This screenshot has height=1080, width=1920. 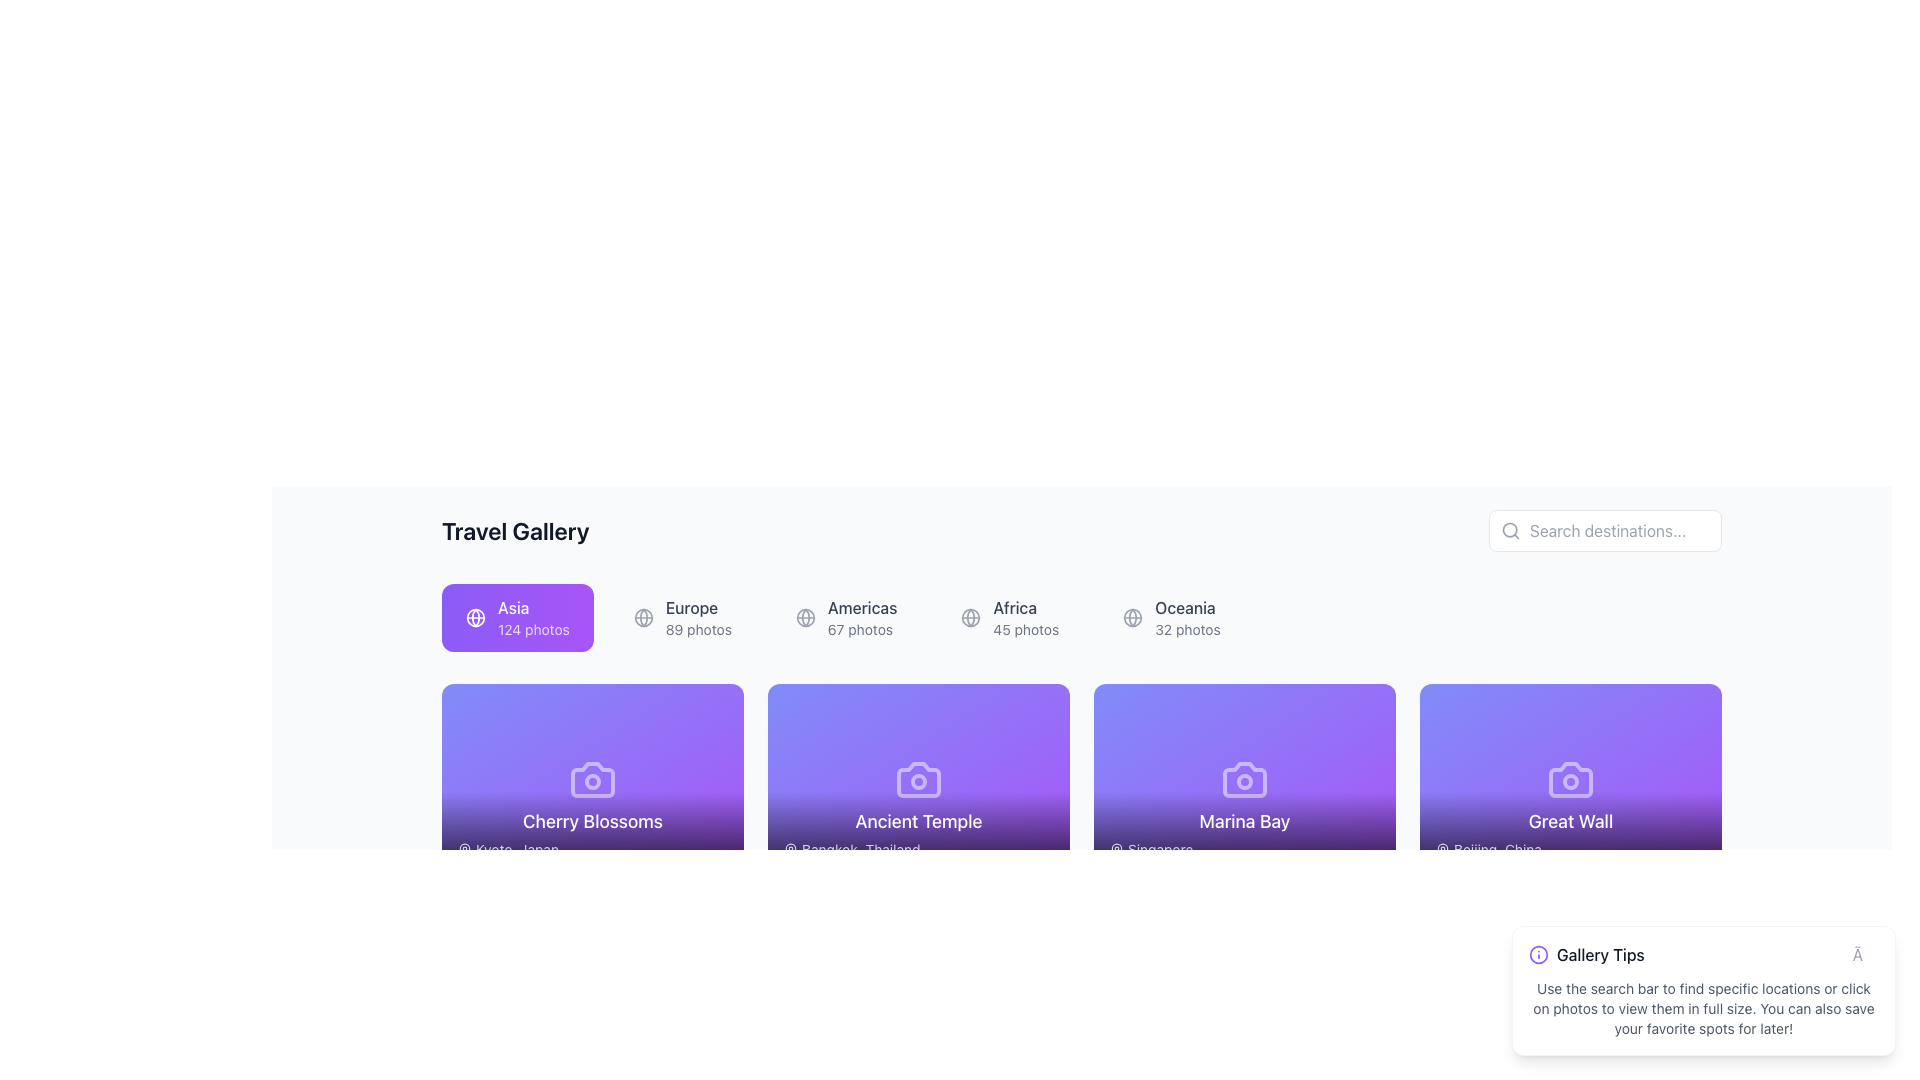 I want to click on the camera icon, which is a light violet representation of a handheld camera located at the center of the 'Cherry Blossoms' card in the 'Travel Gallery' section, so click(x=592, y=778).